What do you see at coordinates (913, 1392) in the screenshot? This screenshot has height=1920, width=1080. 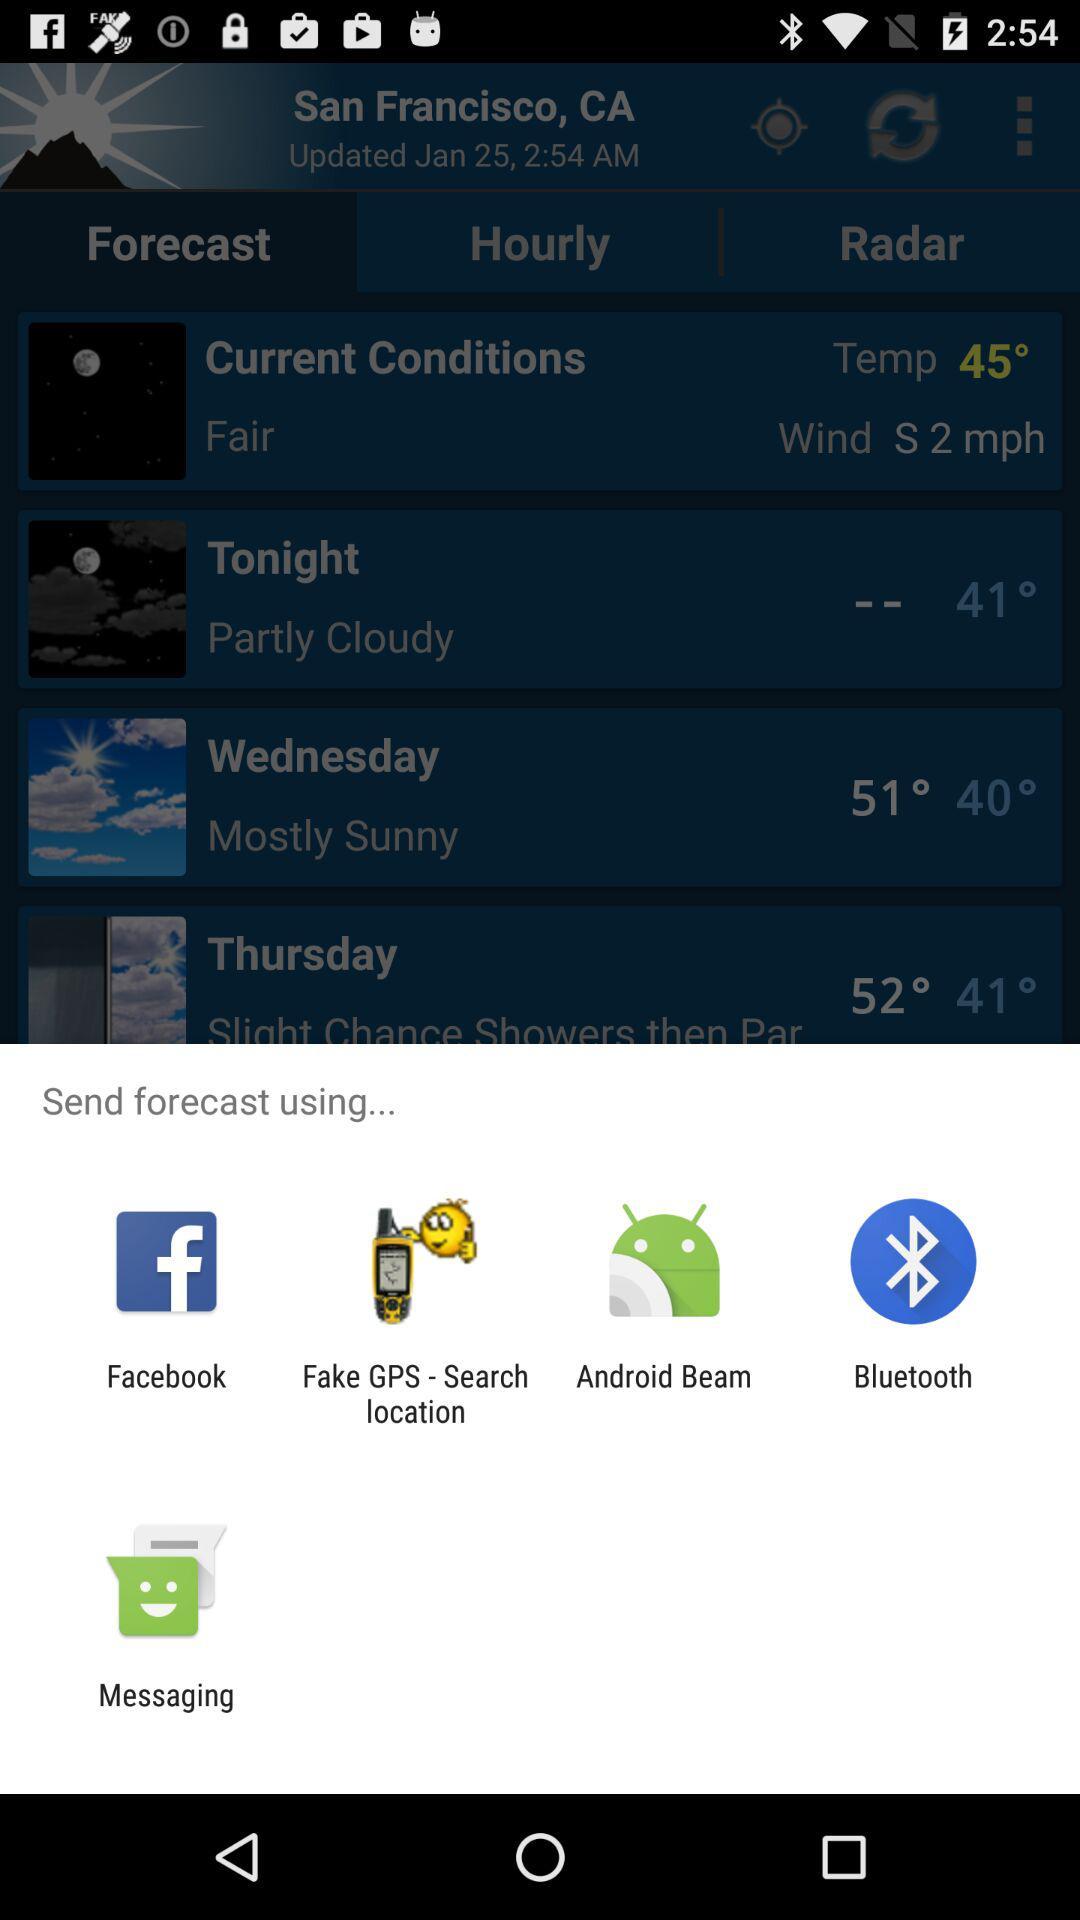 I see `the item next to the android beam item` at bounding box center [913, 1392].